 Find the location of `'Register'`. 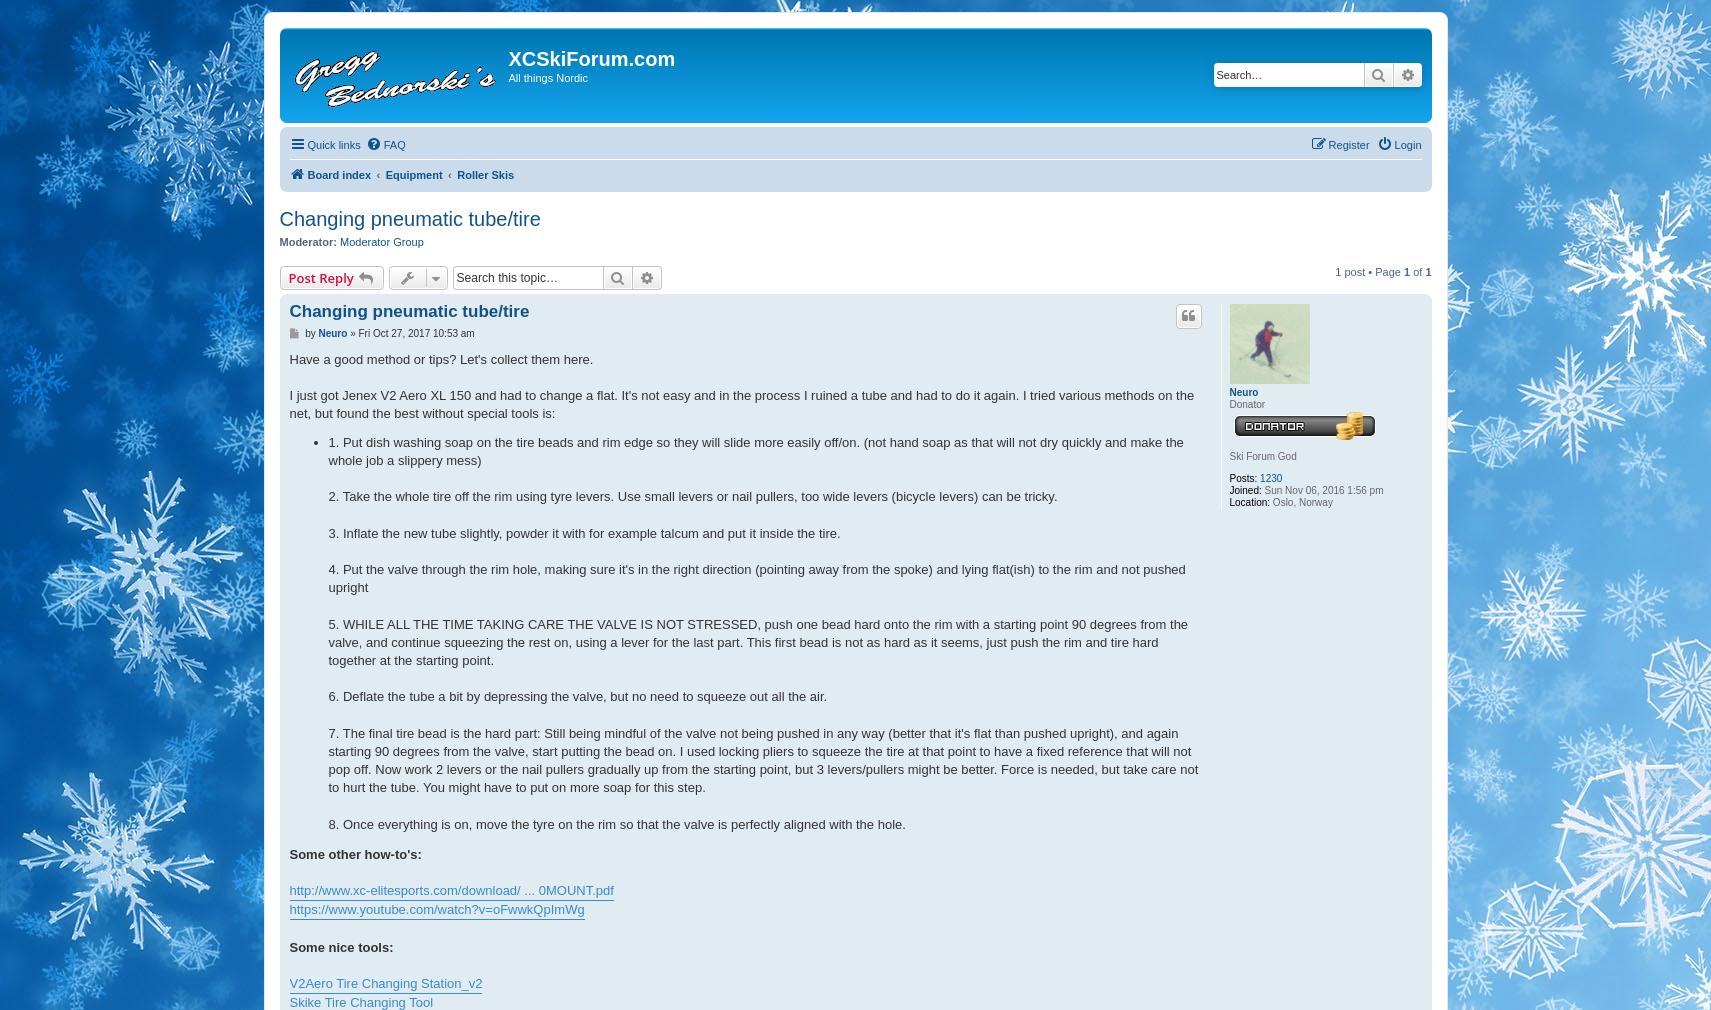

'Register' is located at coordinates (1327, 144).